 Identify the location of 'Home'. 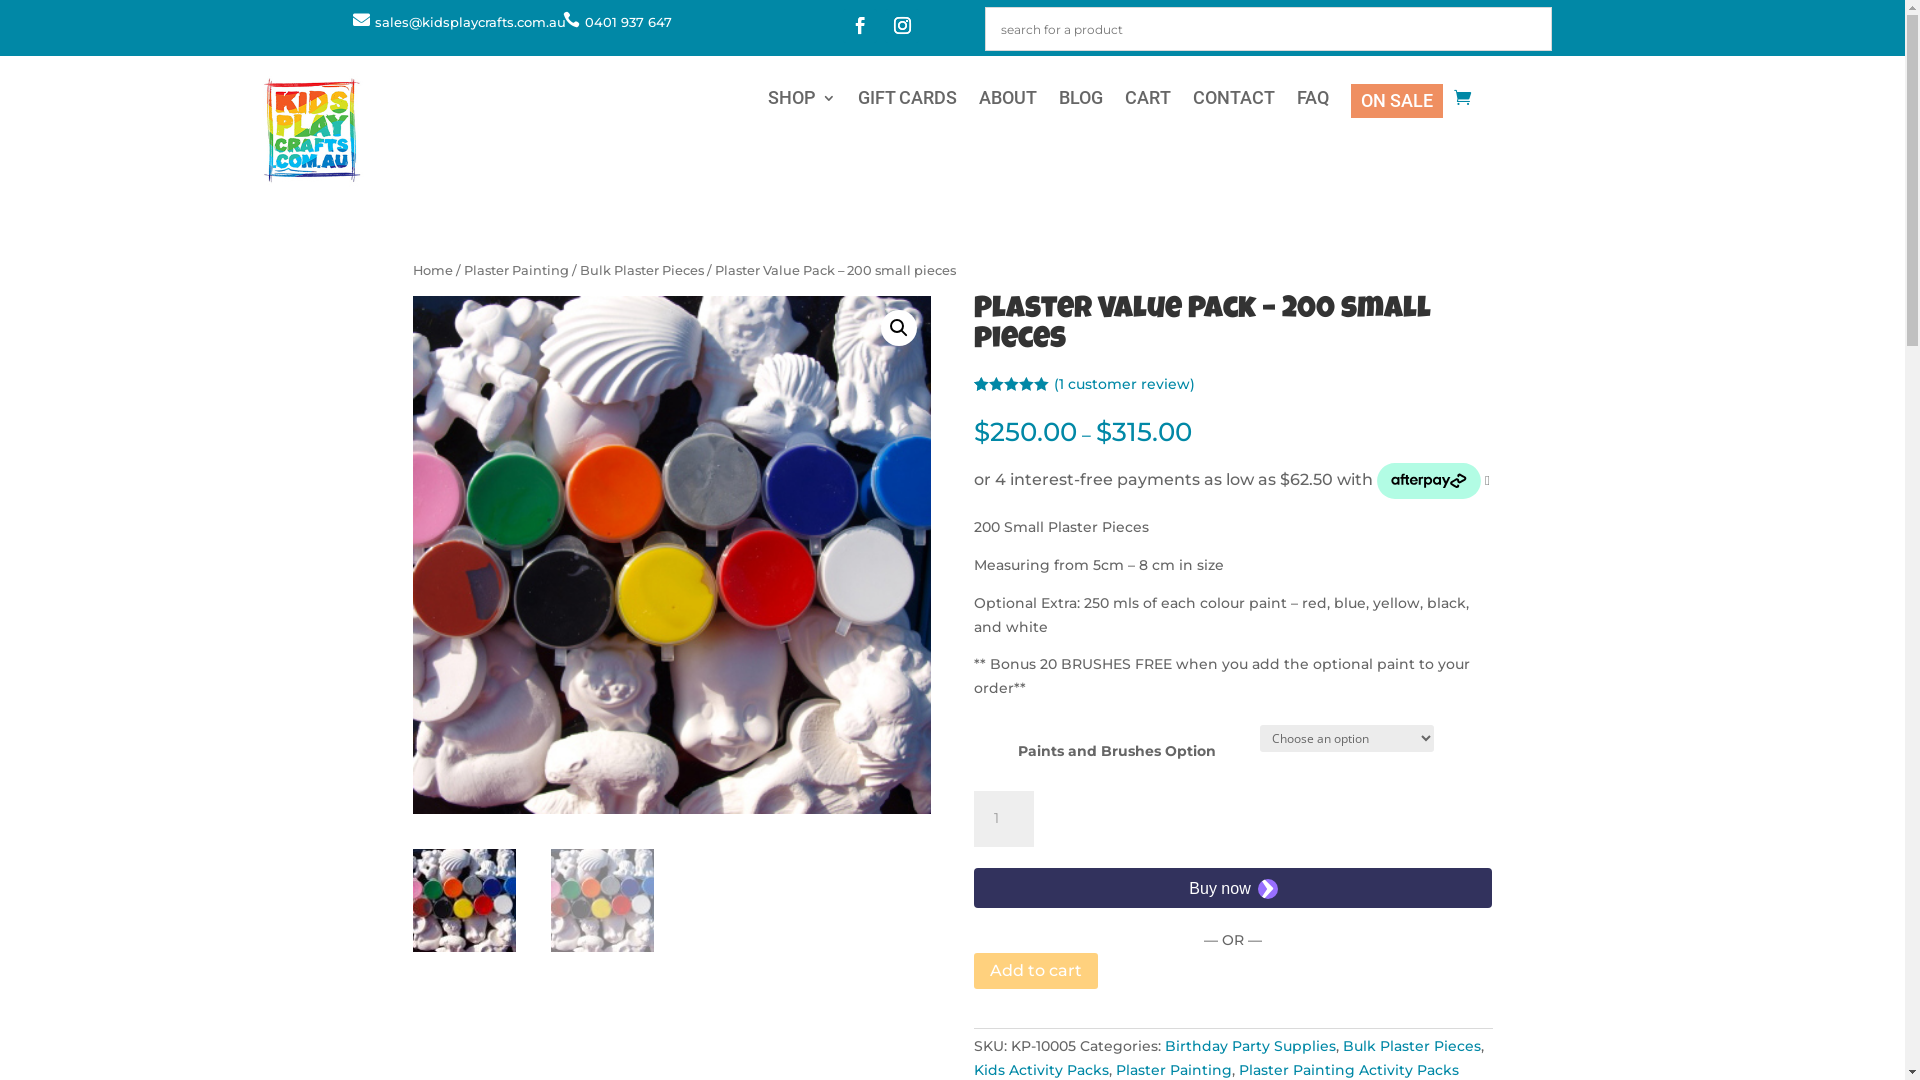
(431, 270).